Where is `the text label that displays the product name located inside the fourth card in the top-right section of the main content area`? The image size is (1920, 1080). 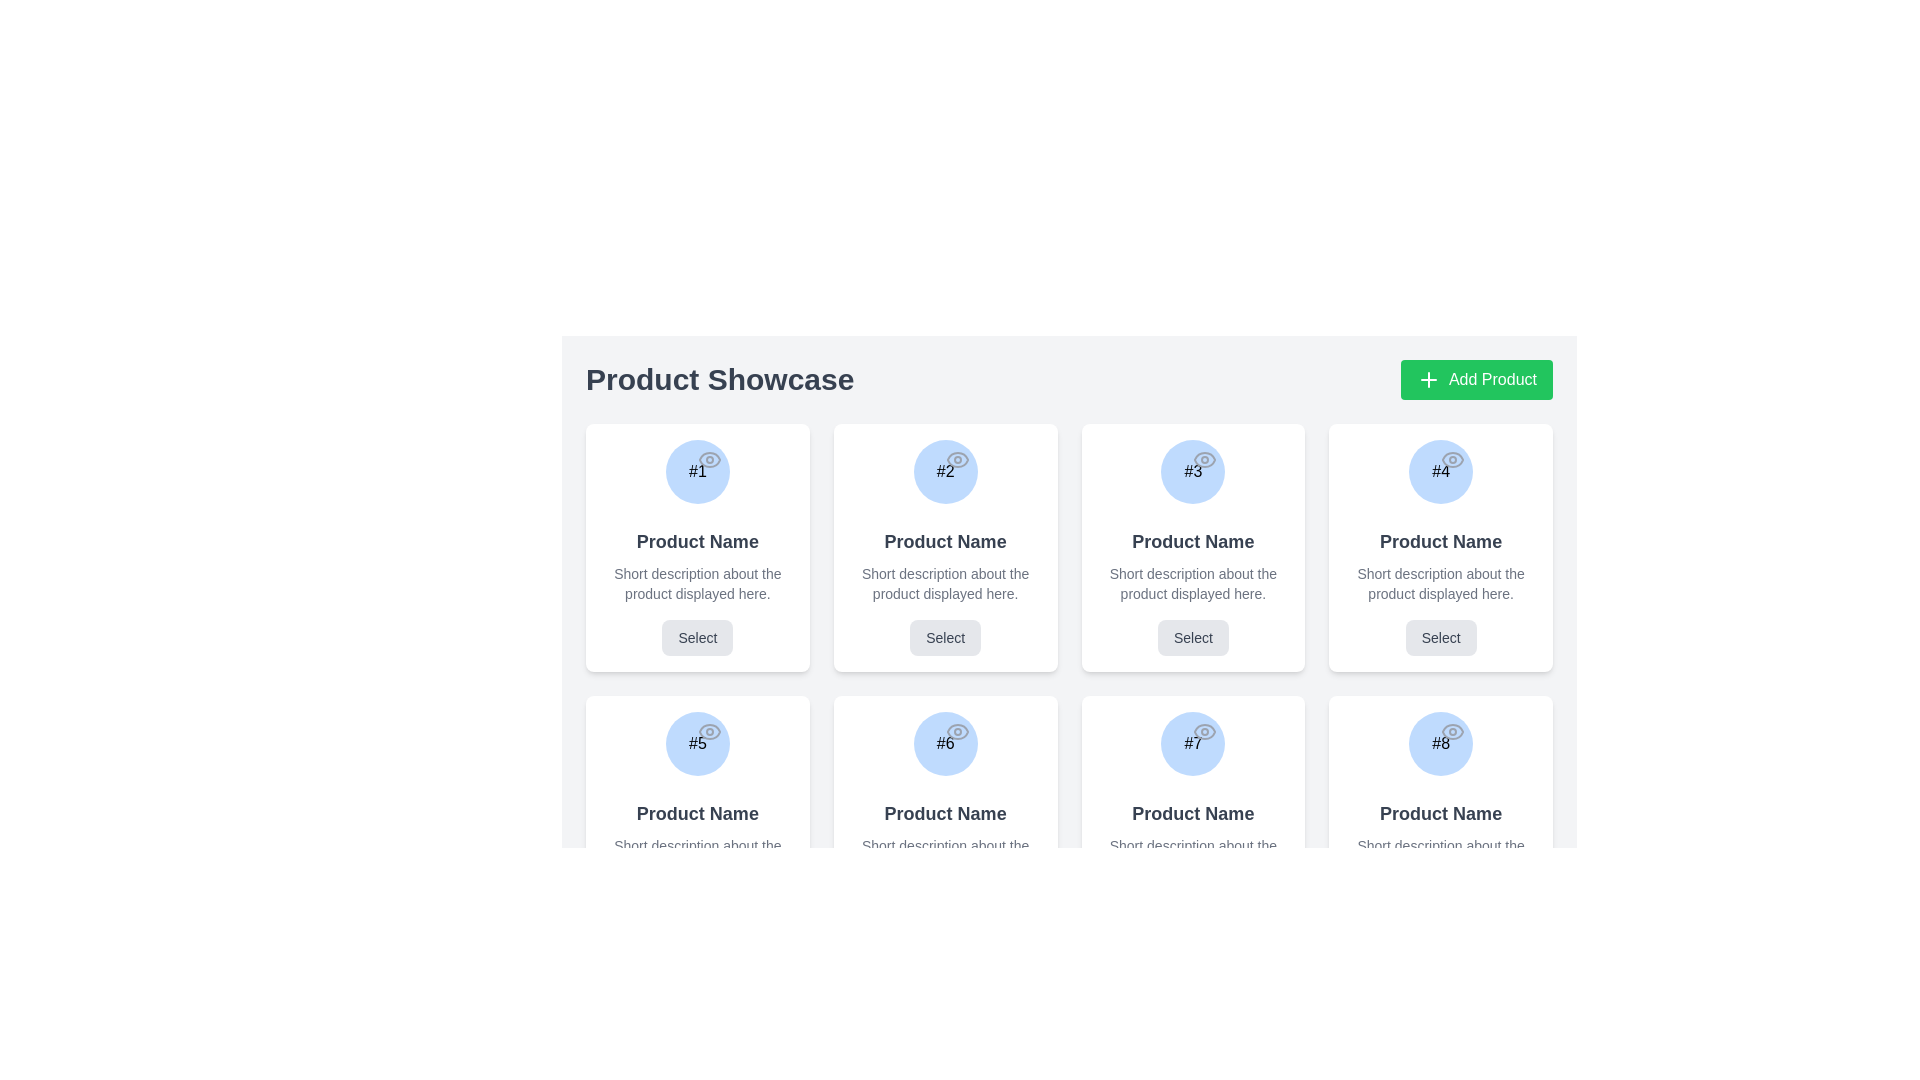 the text label that displays the product name located inside the fourth card in the top-right section of the main content area is located at coordinates (1441, 542).